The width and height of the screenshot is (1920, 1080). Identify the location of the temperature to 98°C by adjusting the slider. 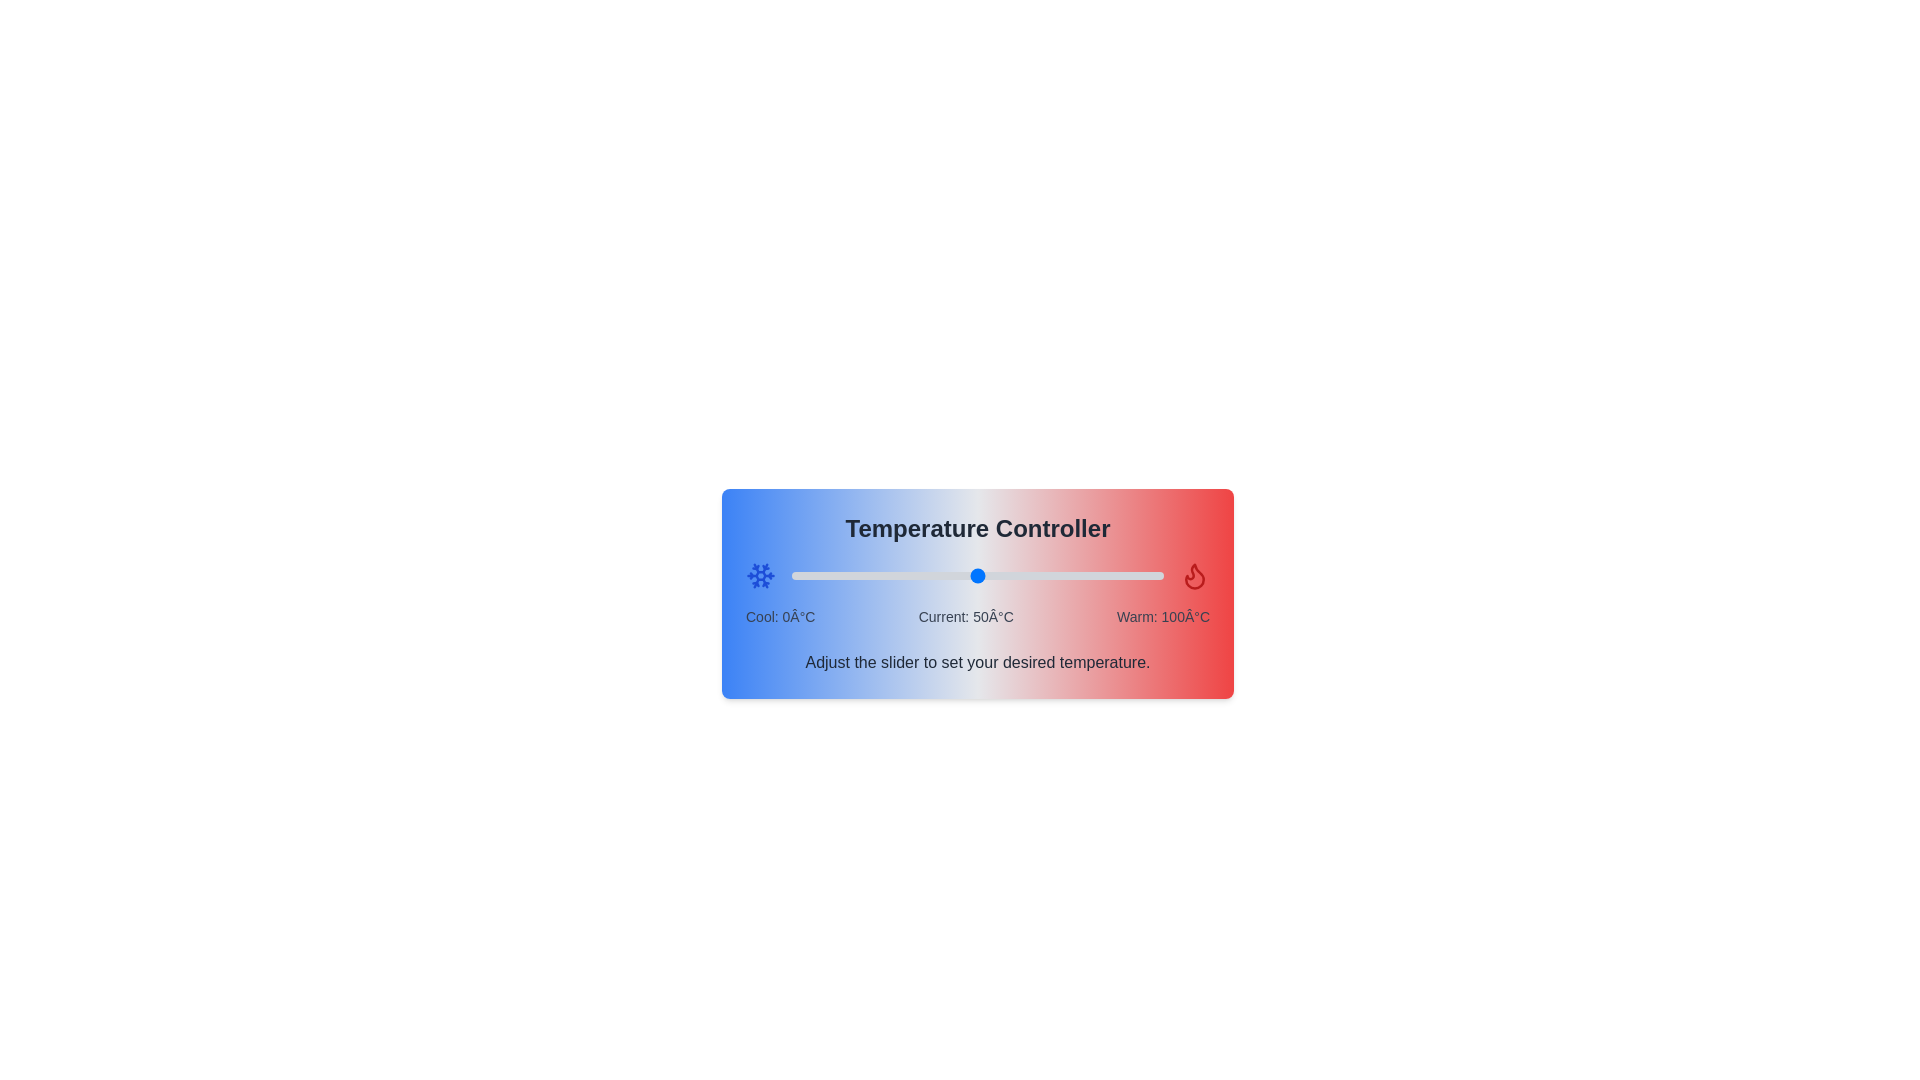
(1156, 575).